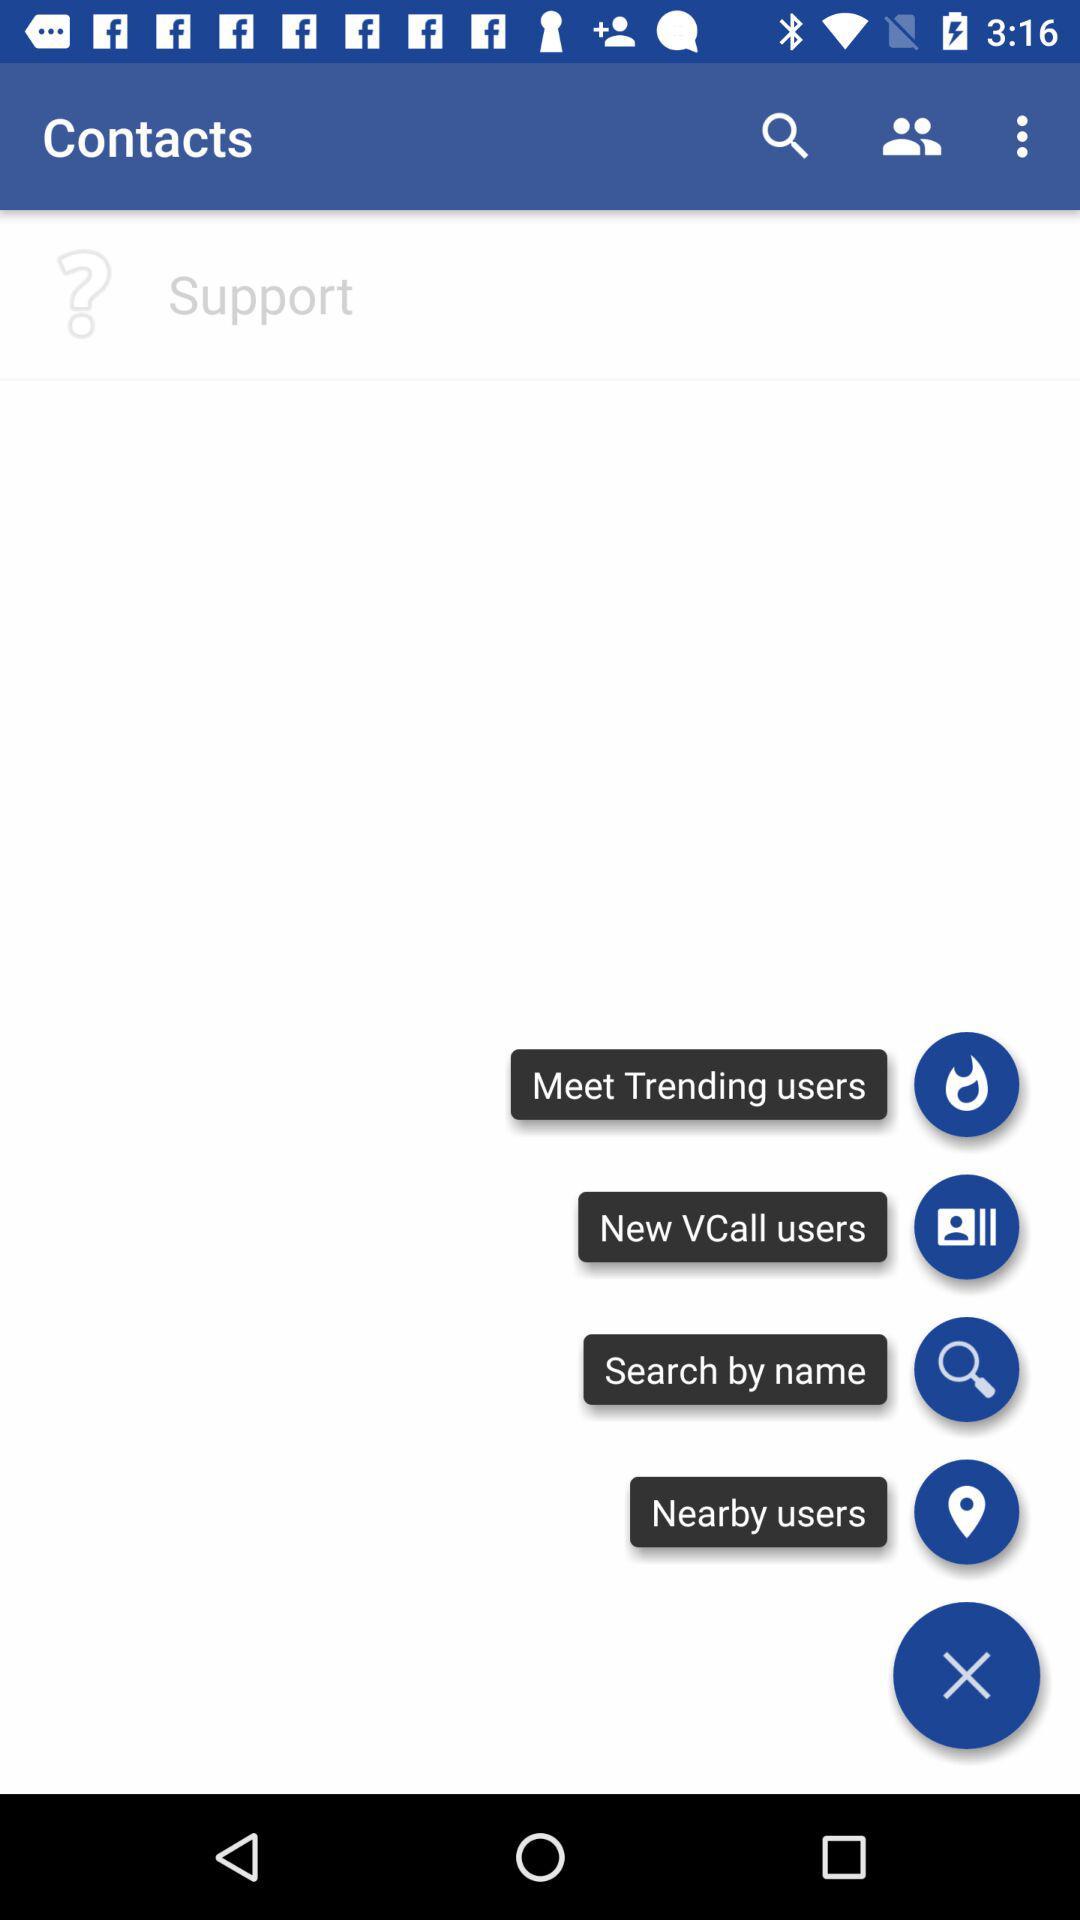 The width and height of the screenshot is (1080, 1920). I want to click on new vcall users, so click(965, 1226).